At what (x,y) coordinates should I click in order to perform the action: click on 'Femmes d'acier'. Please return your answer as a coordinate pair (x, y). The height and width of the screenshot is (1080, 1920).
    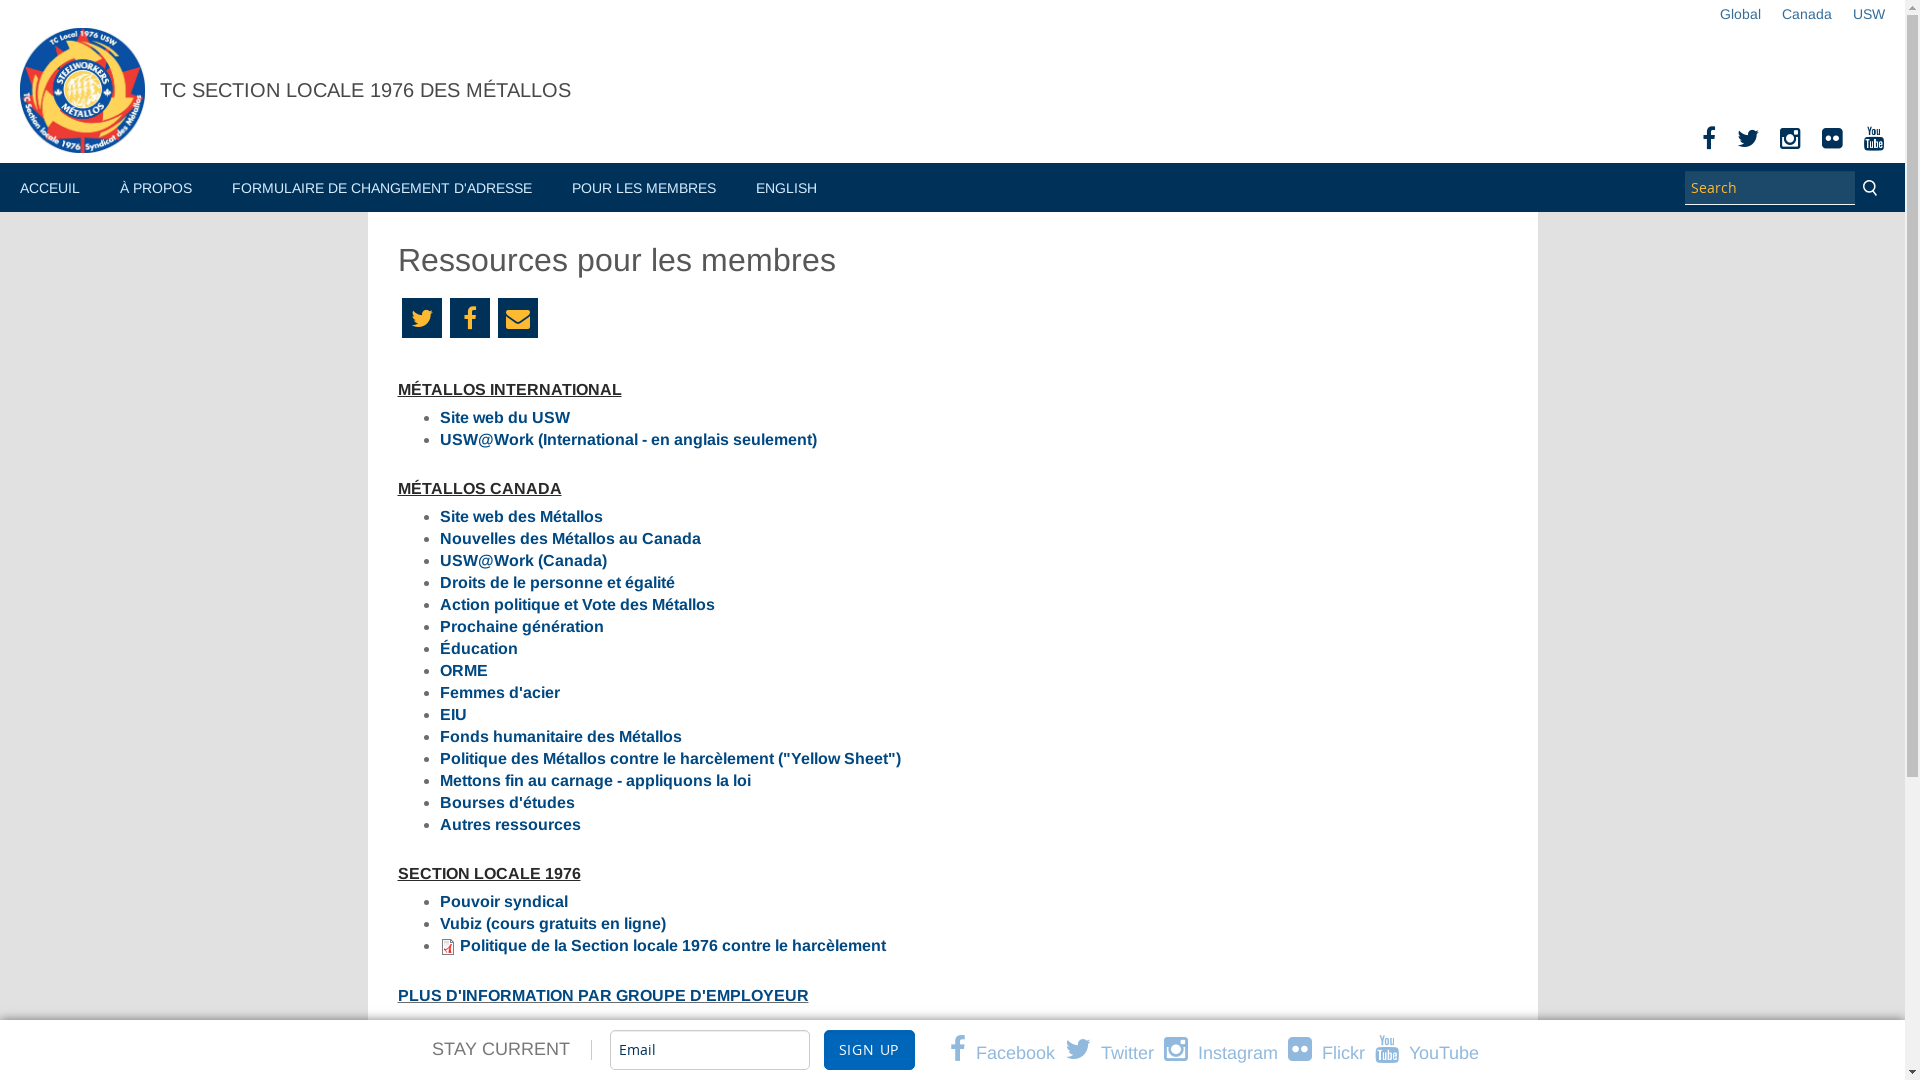
    Looking at the image, I should click on (499, 691).